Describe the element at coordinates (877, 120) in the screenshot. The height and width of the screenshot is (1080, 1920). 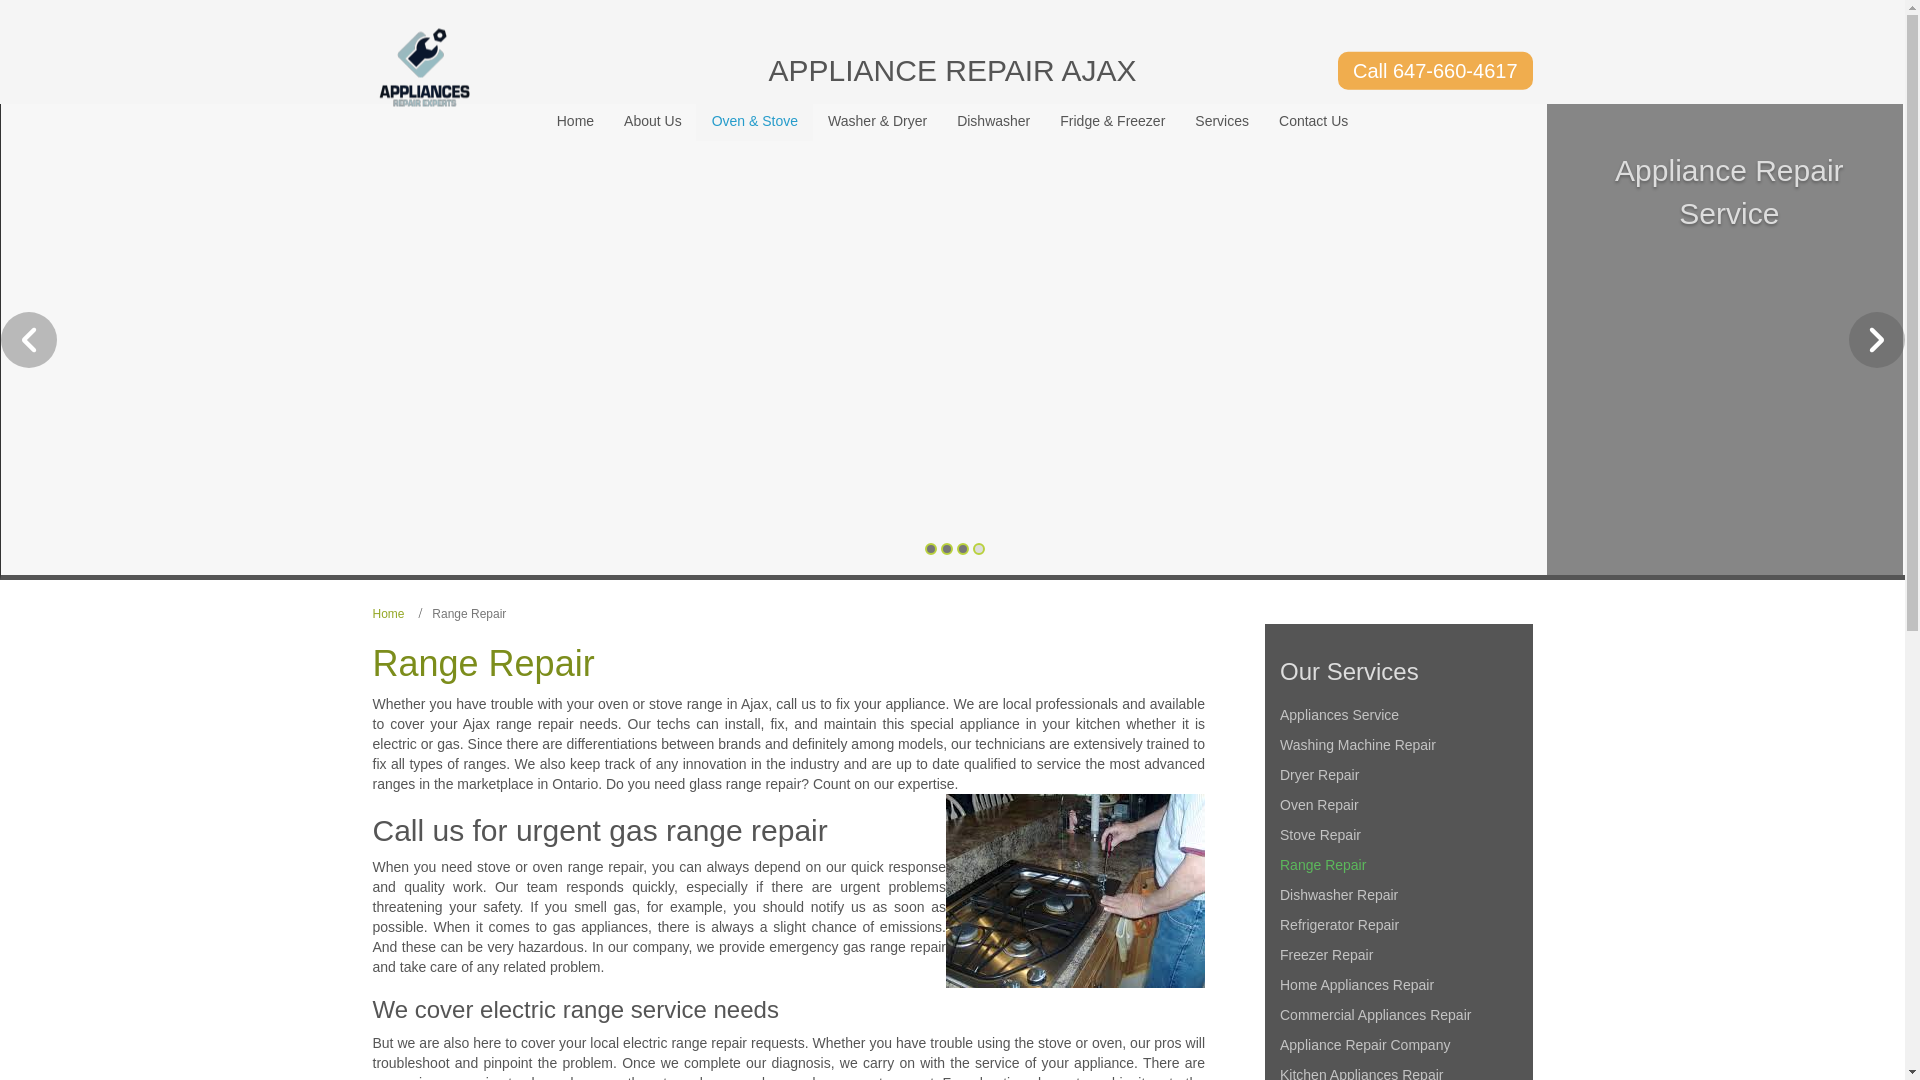
I see `'Washer & Dryer'` at that location.